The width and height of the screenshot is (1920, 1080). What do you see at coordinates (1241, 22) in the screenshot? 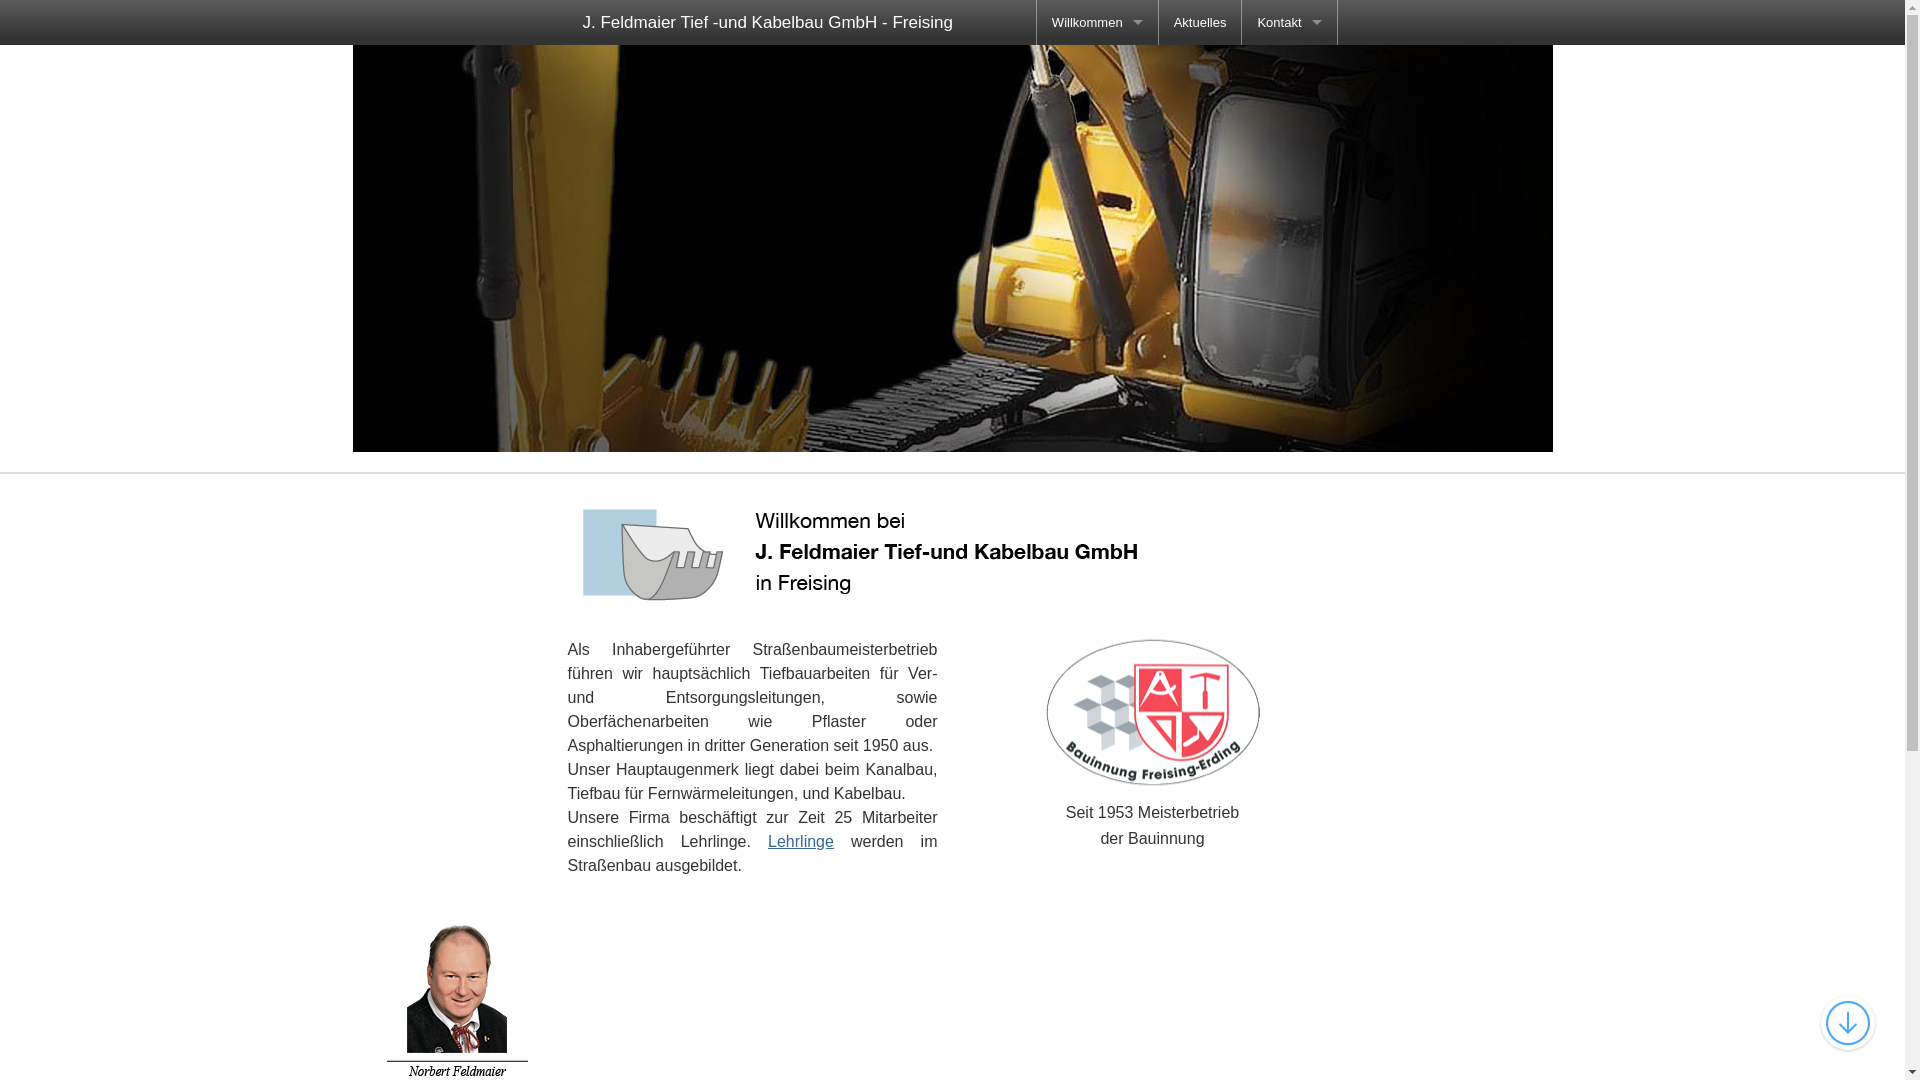
I see `'Kontakt'` at bounding box center [1241, 22].